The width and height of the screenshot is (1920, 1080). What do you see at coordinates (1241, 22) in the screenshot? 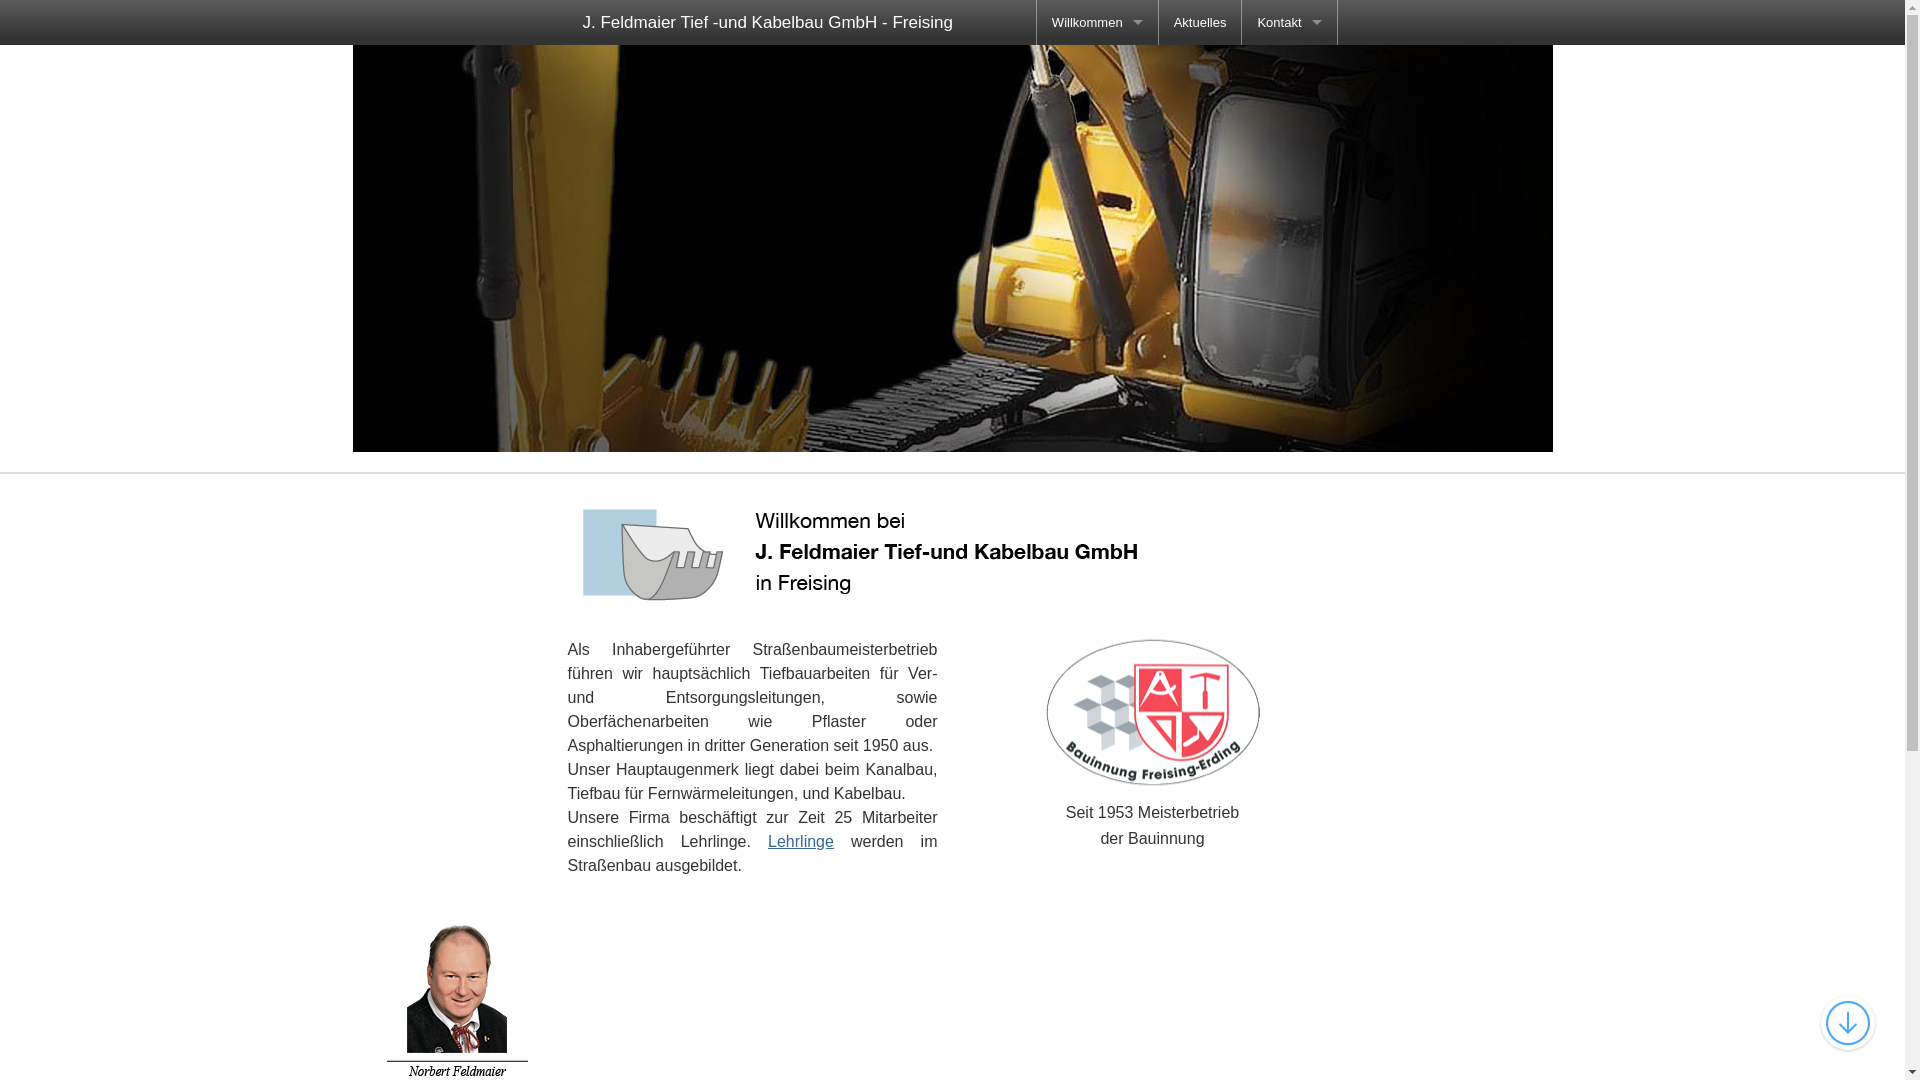
I see `'Kontakt'` at bounding box center [1241, 22].